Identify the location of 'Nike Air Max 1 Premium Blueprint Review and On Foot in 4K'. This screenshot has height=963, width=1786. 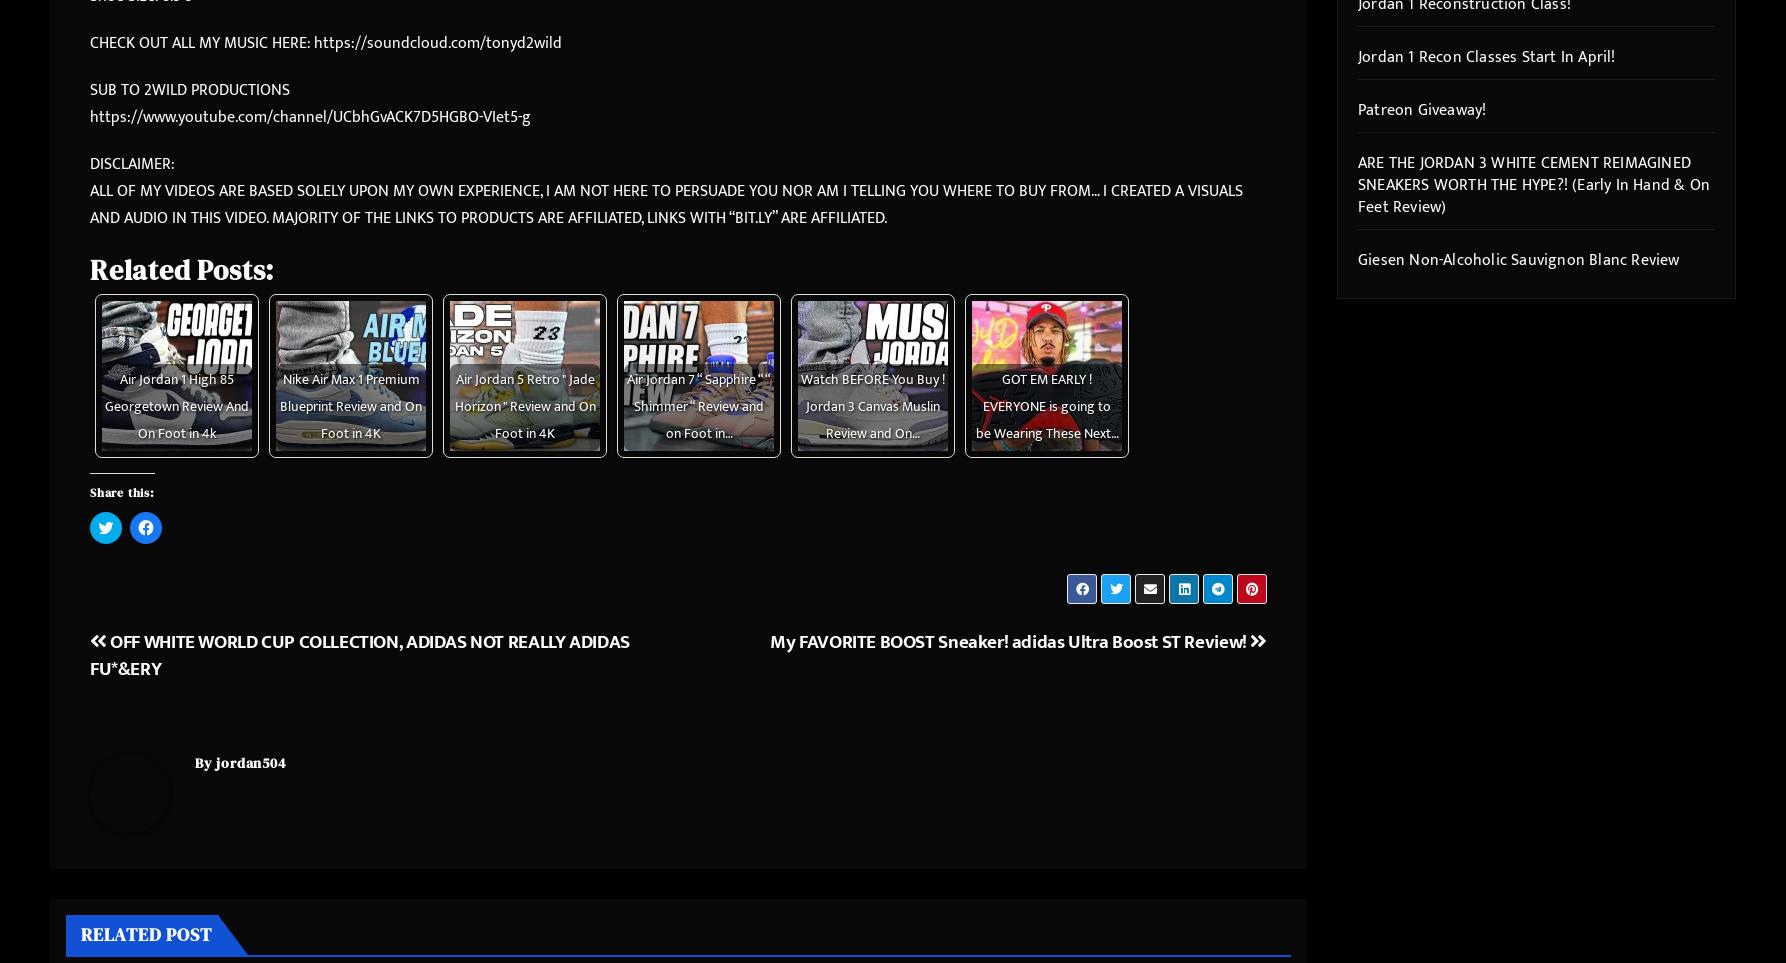
(350, 406).